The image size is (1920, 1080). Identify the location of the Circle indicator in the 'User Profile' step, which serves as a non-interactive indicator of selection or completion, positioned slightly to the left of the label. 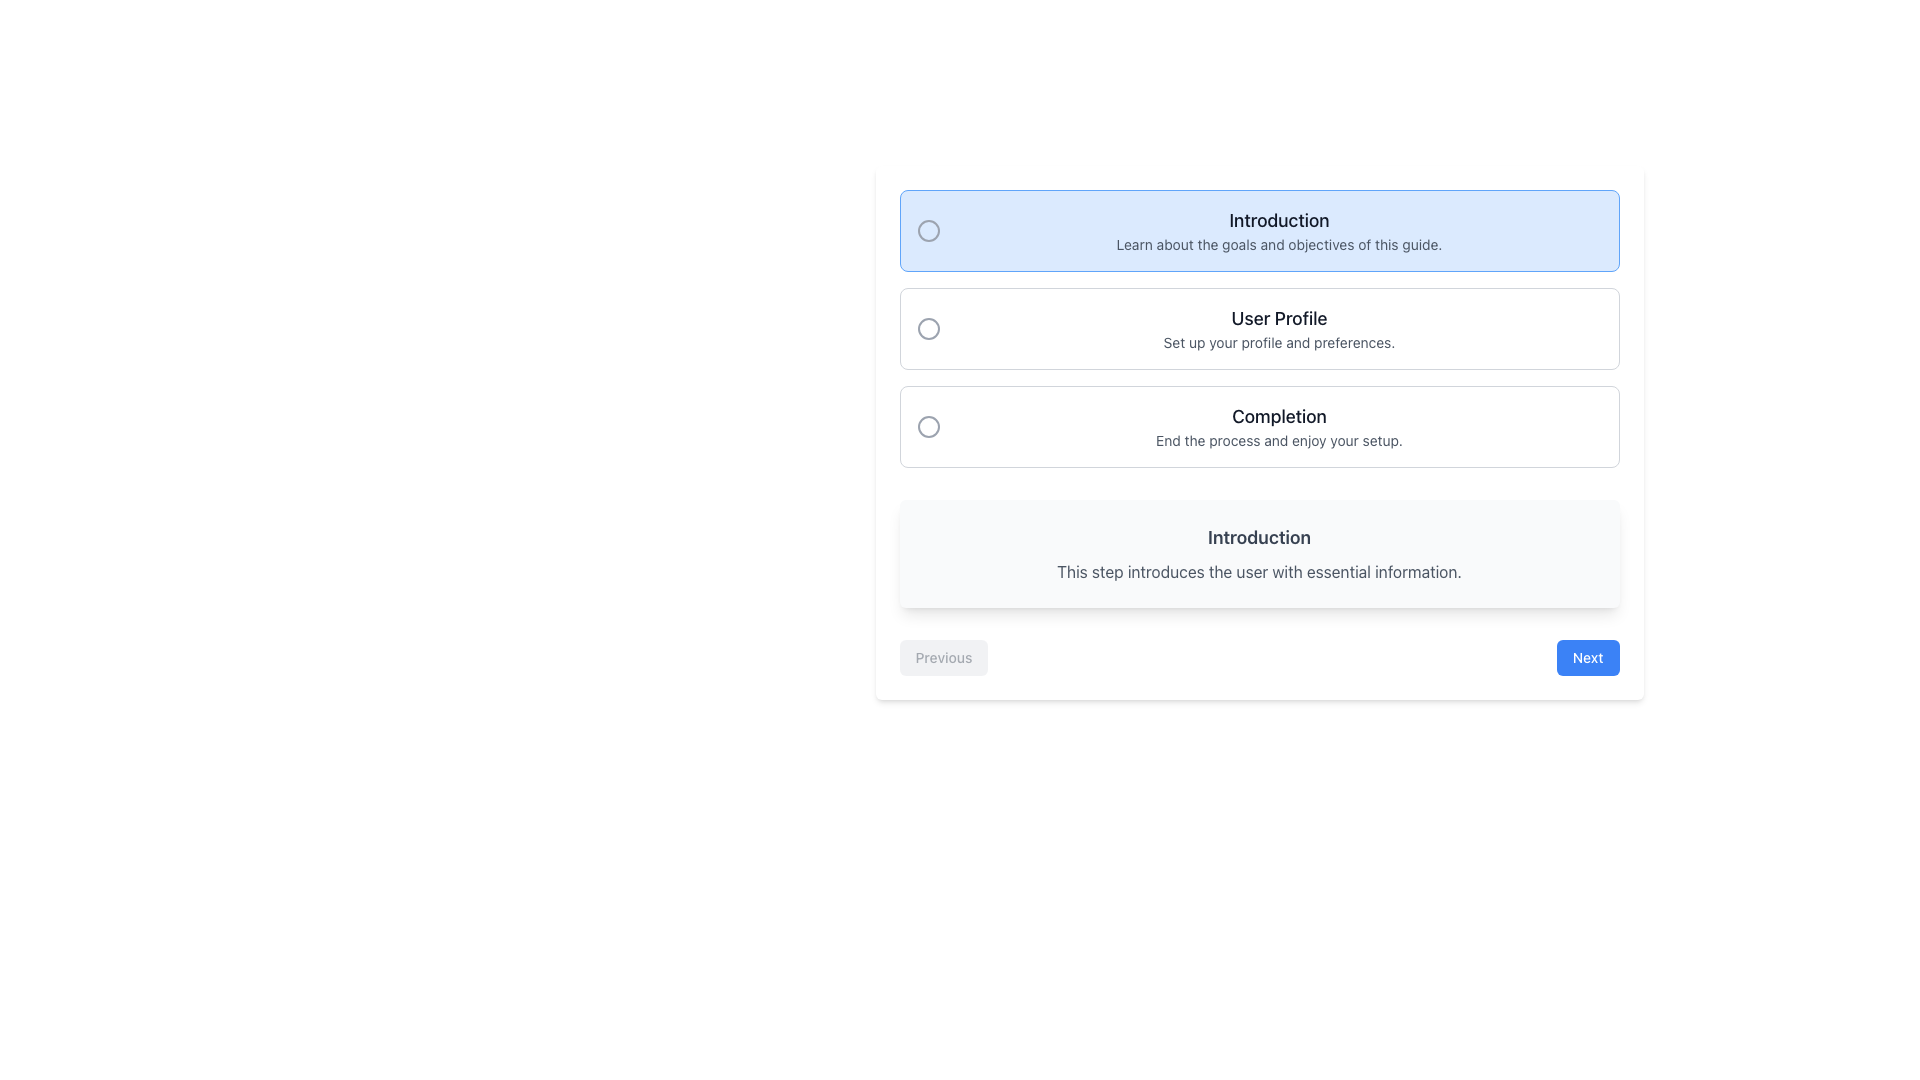
(927, 327).